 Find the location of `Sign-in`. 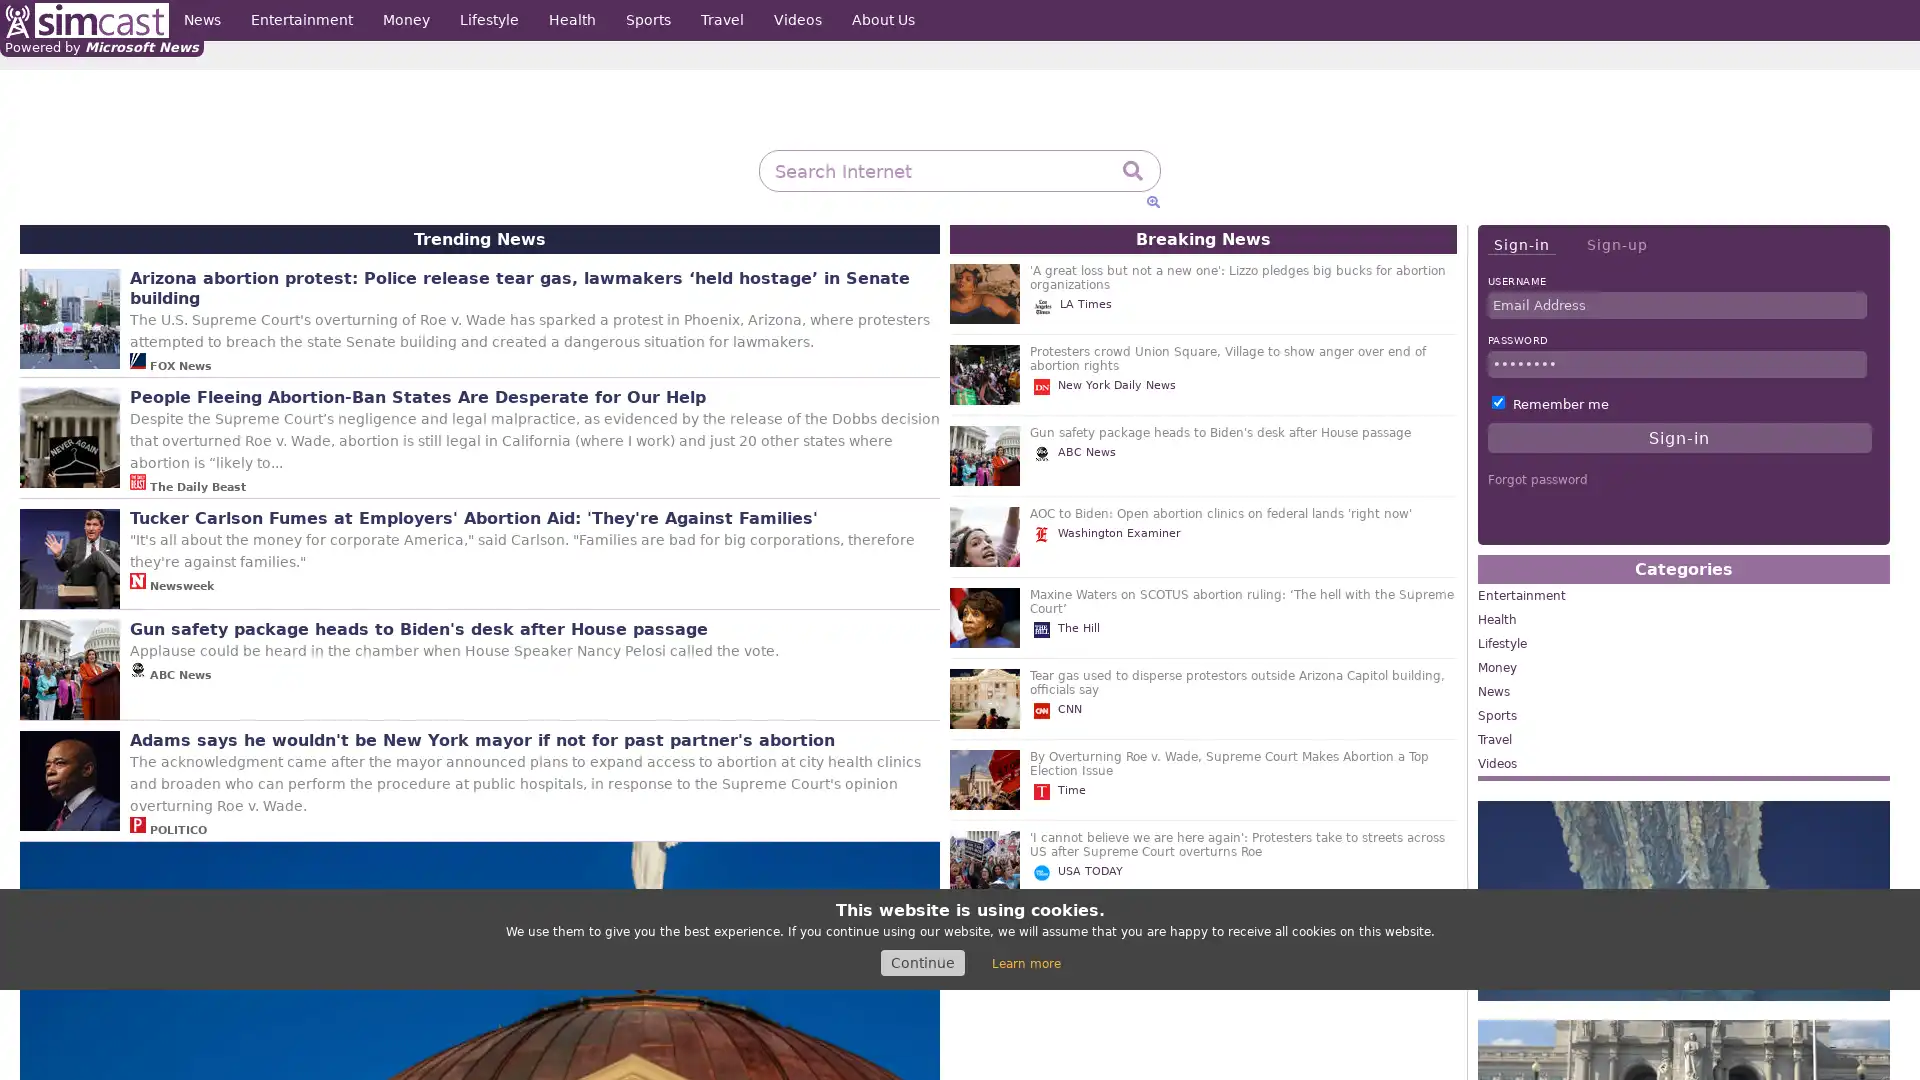

Sign-in is located at coordinates (1679, 437).